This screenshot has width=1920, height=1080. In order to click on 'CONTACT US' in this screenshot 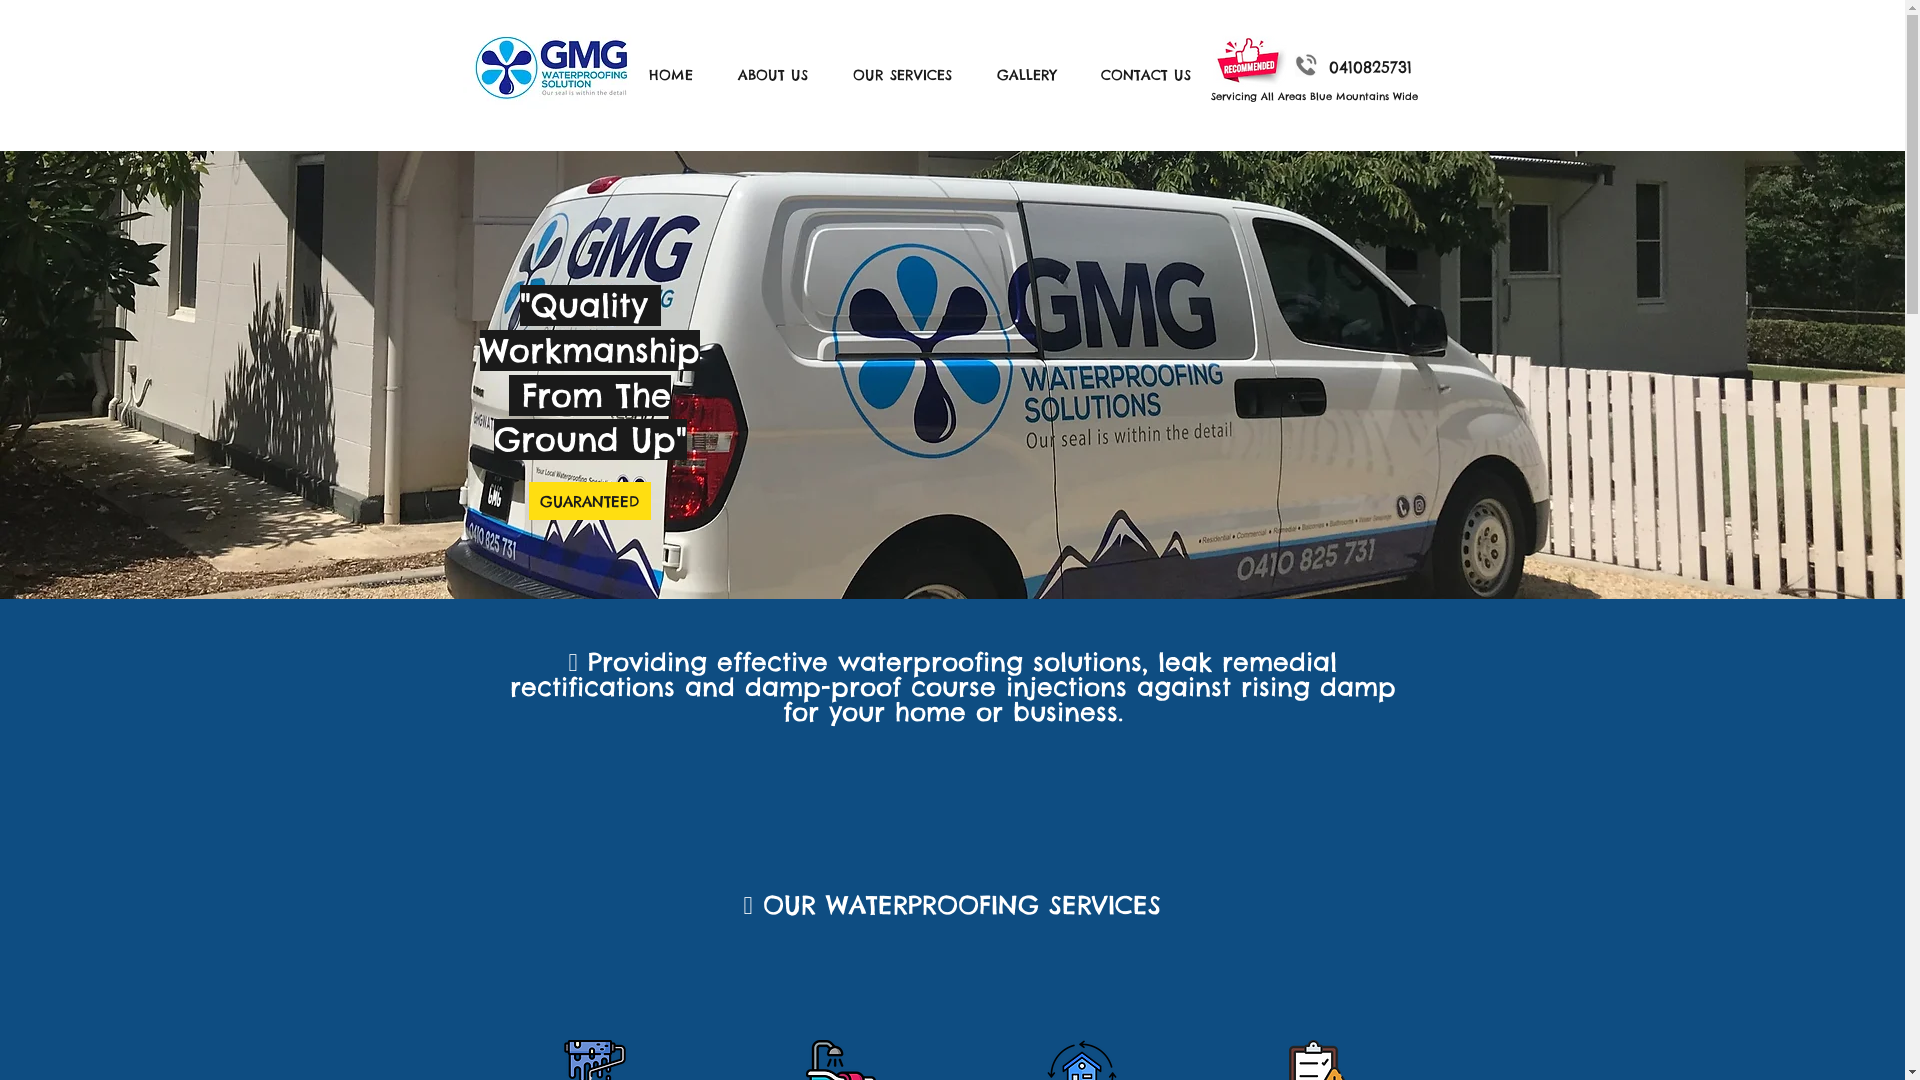, I will do `click(1152, 73)`.